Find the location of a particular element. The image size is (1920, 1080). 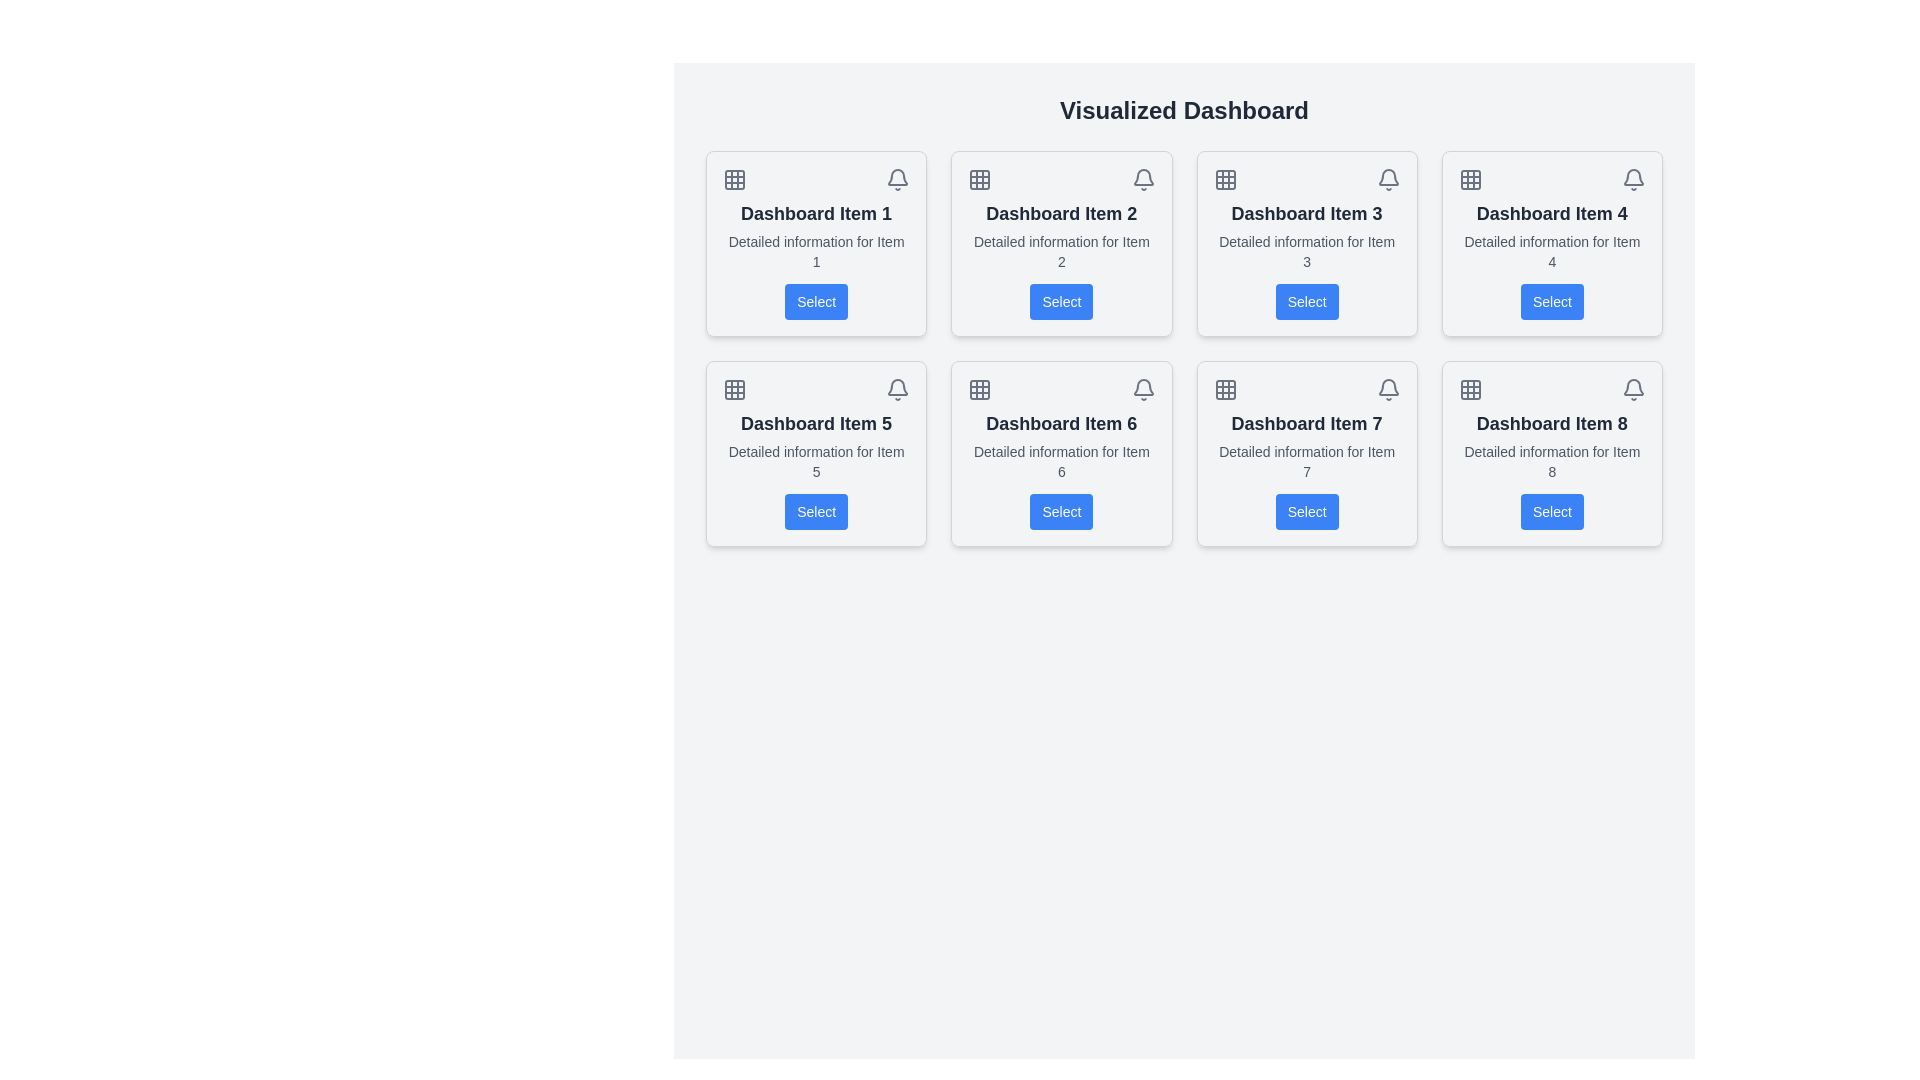

the 3x3 grid icon located in the header of the card labeled 'Dashboard Item 3' is located at coordinates (1224, 180).